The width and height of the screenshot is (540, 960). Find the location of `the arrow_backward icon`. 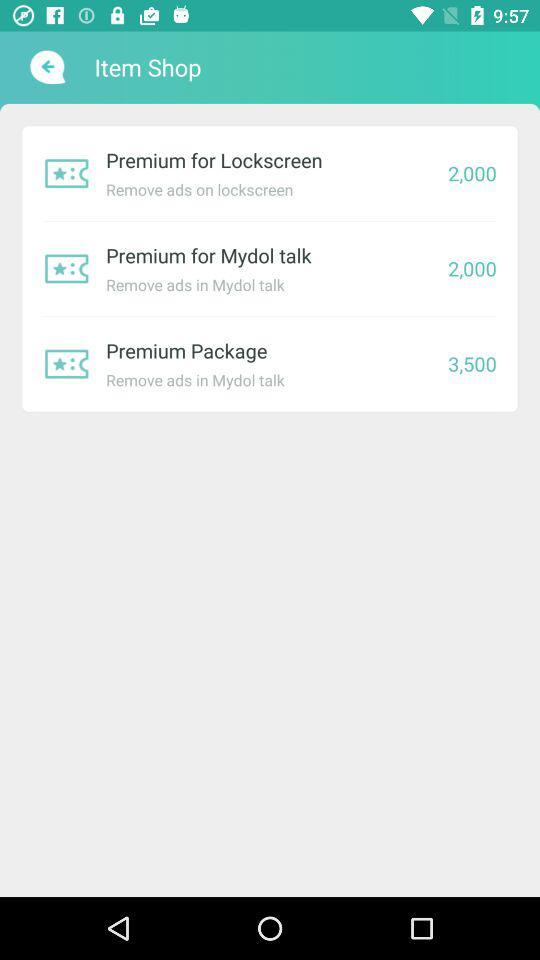

the arrow_backward icon is located at coordinates (45, 67).